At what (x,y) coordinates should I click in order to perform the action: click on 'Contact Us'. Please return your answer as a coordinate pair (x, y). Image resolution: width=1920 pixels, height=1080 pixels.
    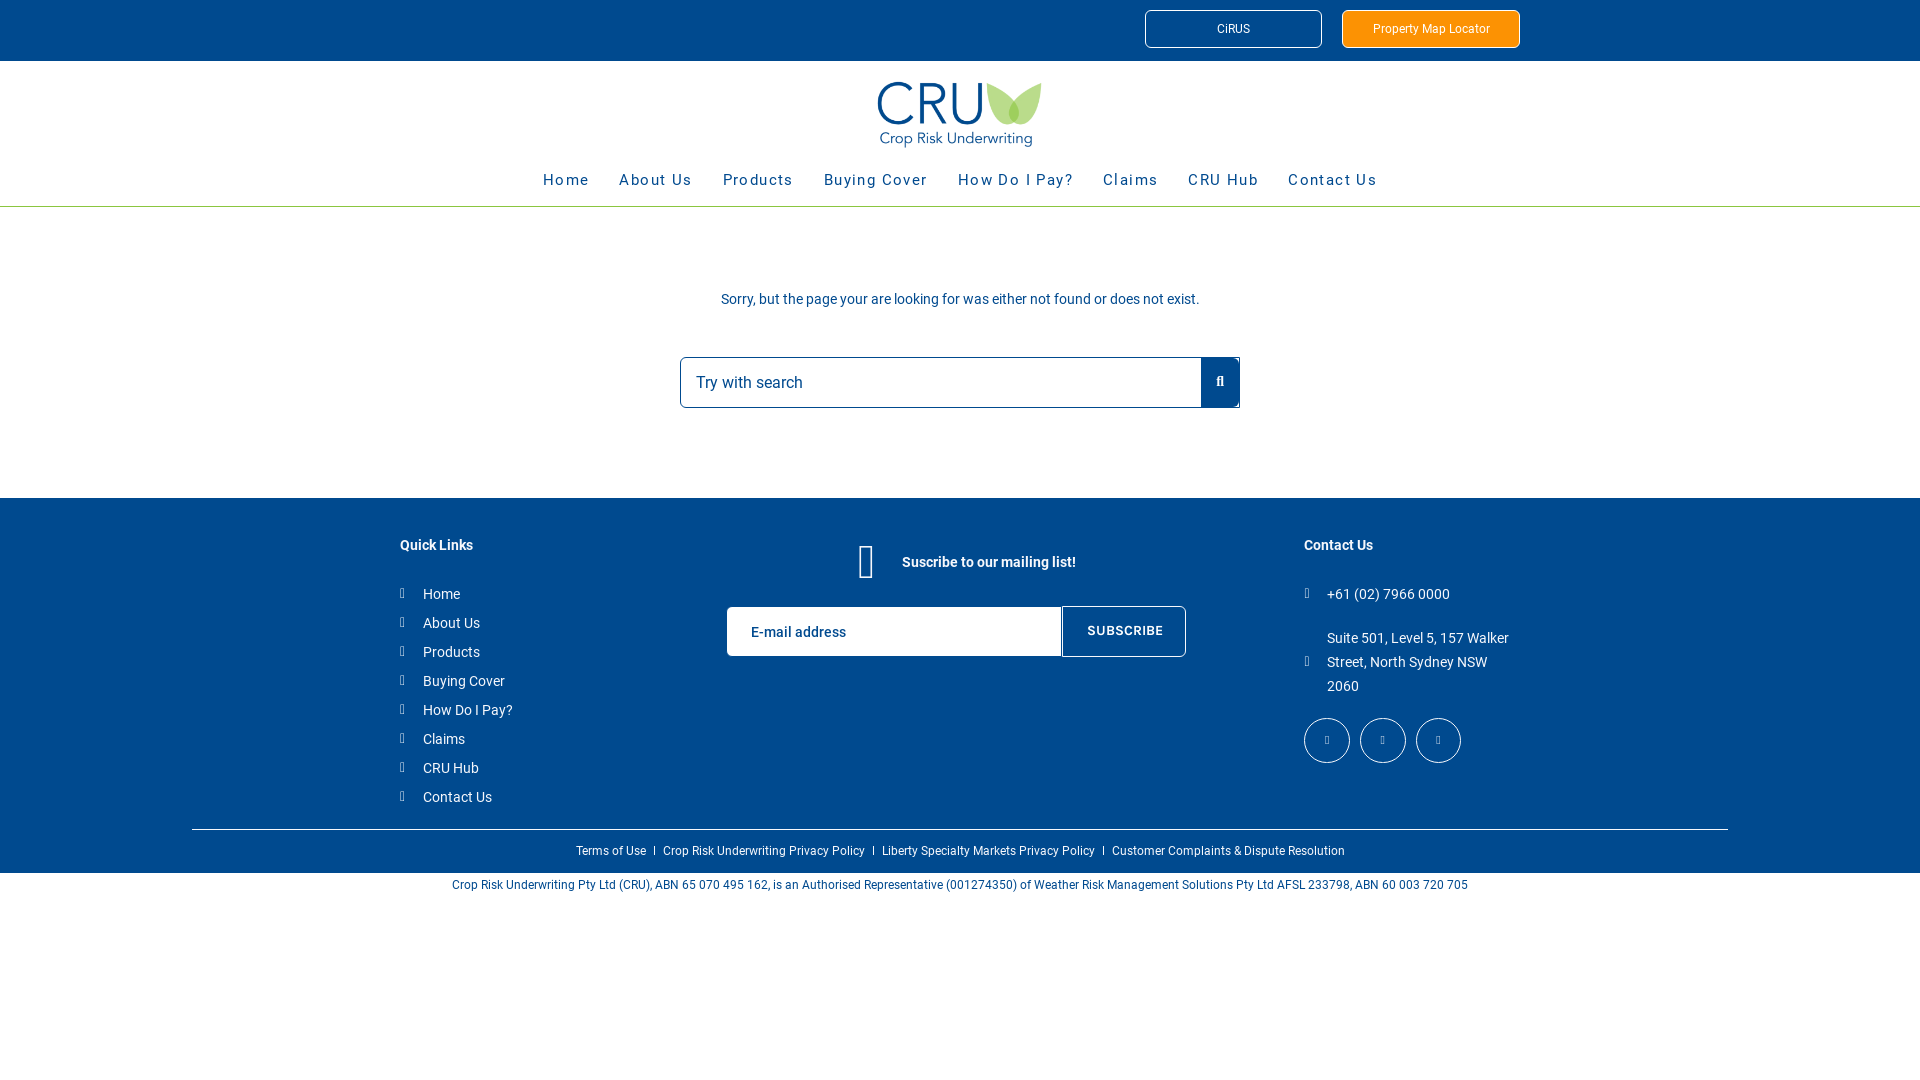
    Looking at the image, I should click on (504, 796).